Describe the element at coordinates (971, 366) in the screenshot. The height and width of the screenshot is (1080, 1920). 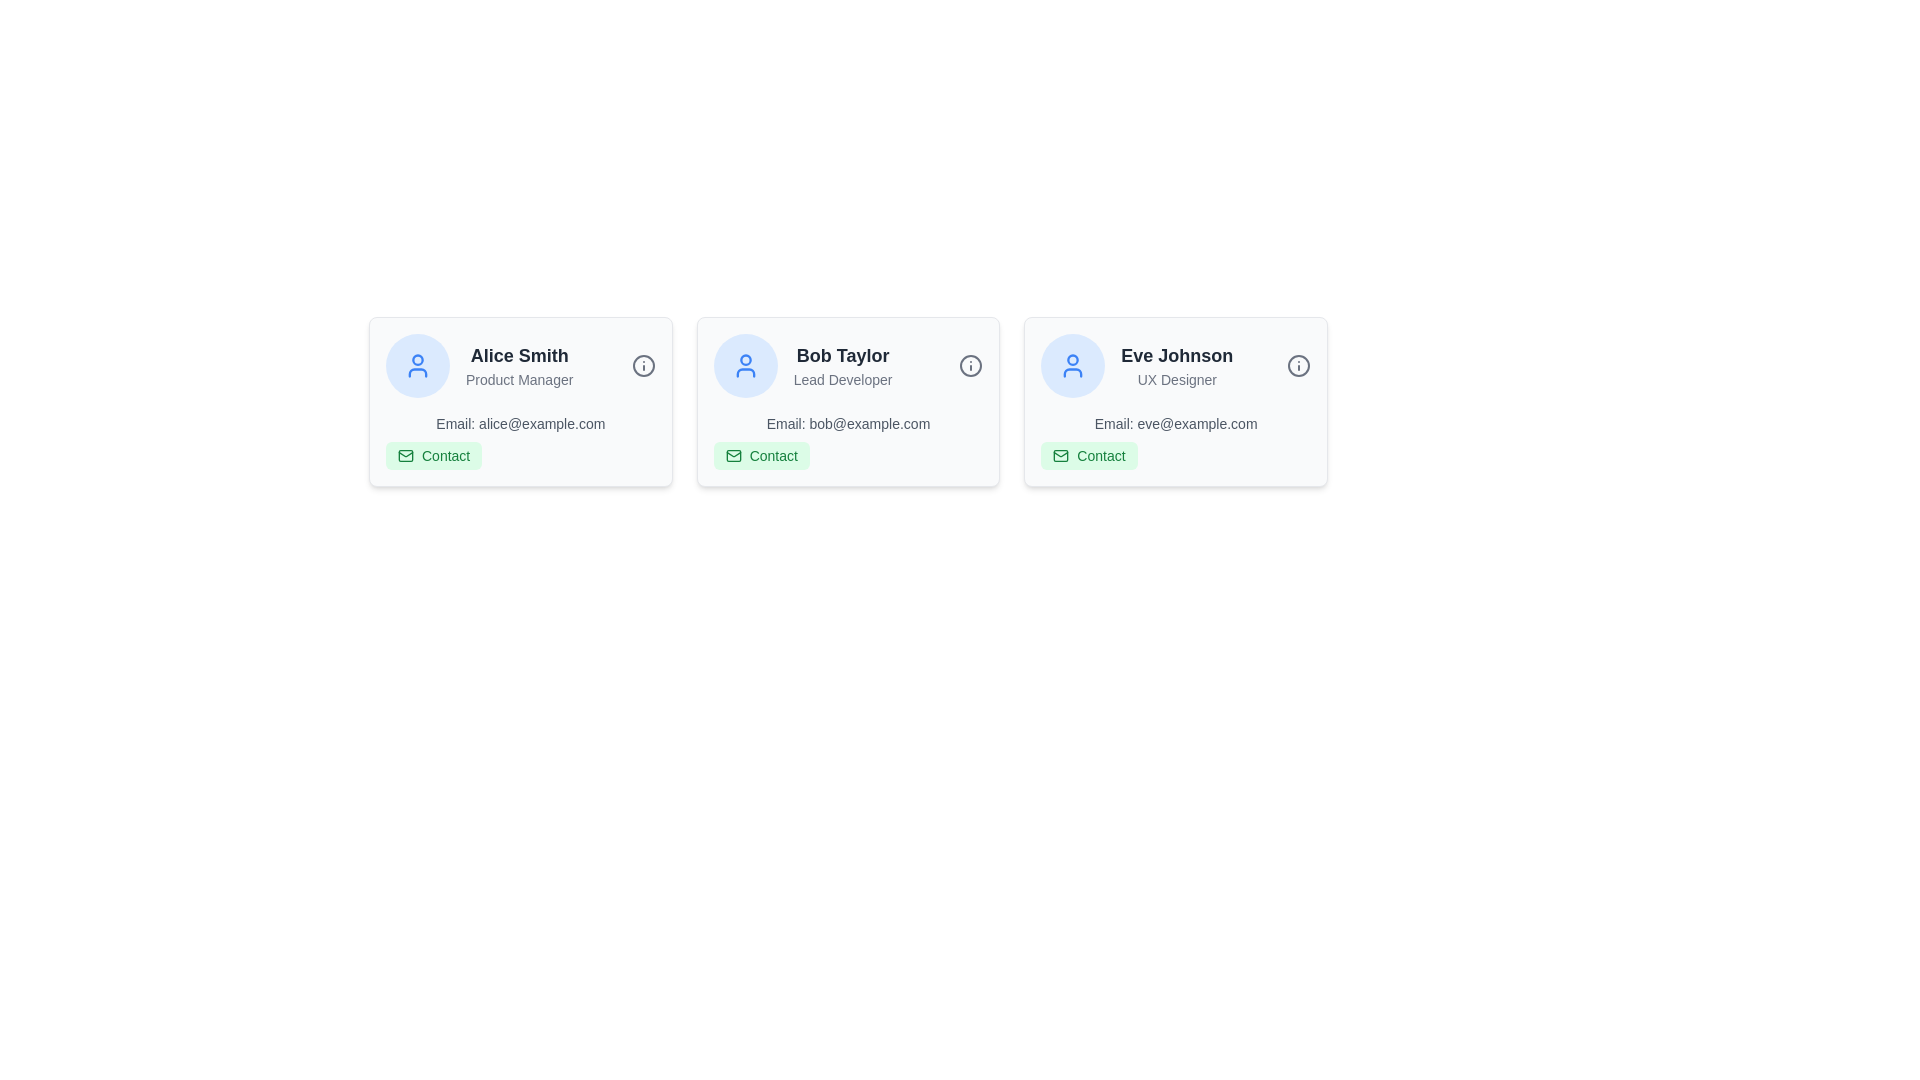
I see `the SVG circle icon that is part of the graphical representation for additional information related to 'Bob Taylor'` at that location.